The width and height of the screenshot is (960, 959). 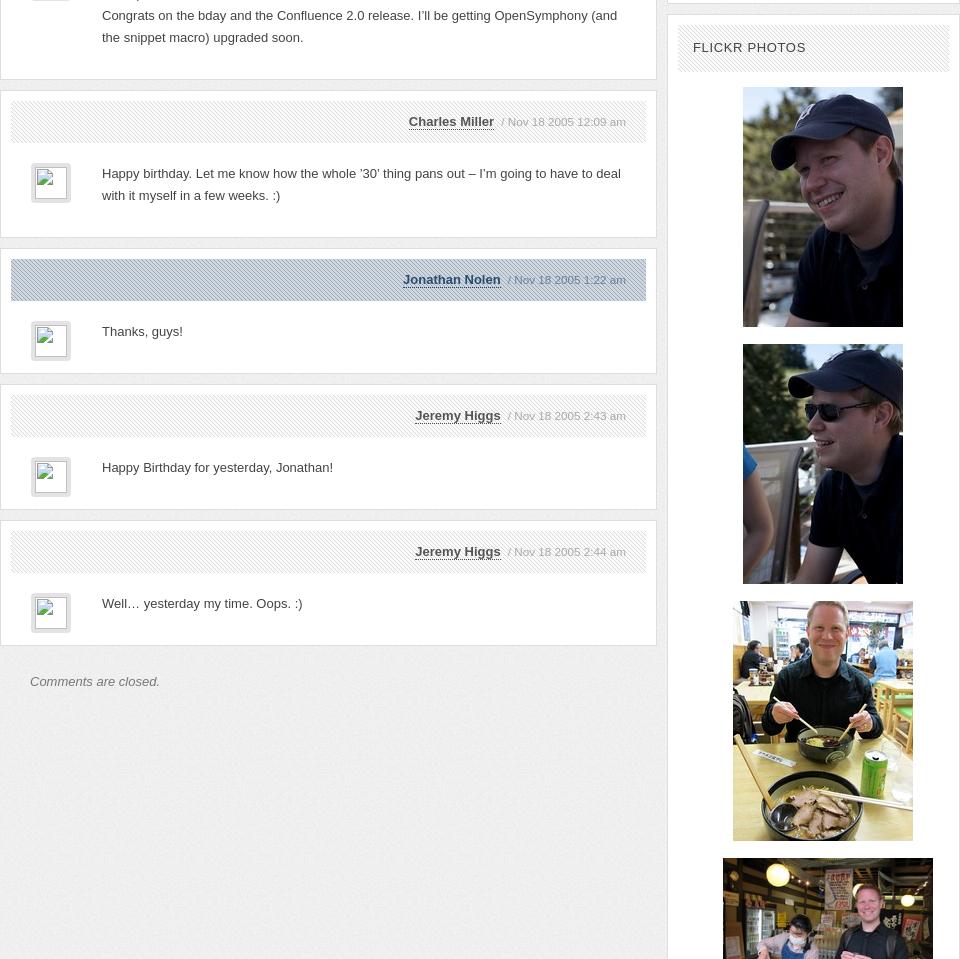 I want to click on 'Well… yesterday my time. Oops. :)', so click(x=201, y=602).